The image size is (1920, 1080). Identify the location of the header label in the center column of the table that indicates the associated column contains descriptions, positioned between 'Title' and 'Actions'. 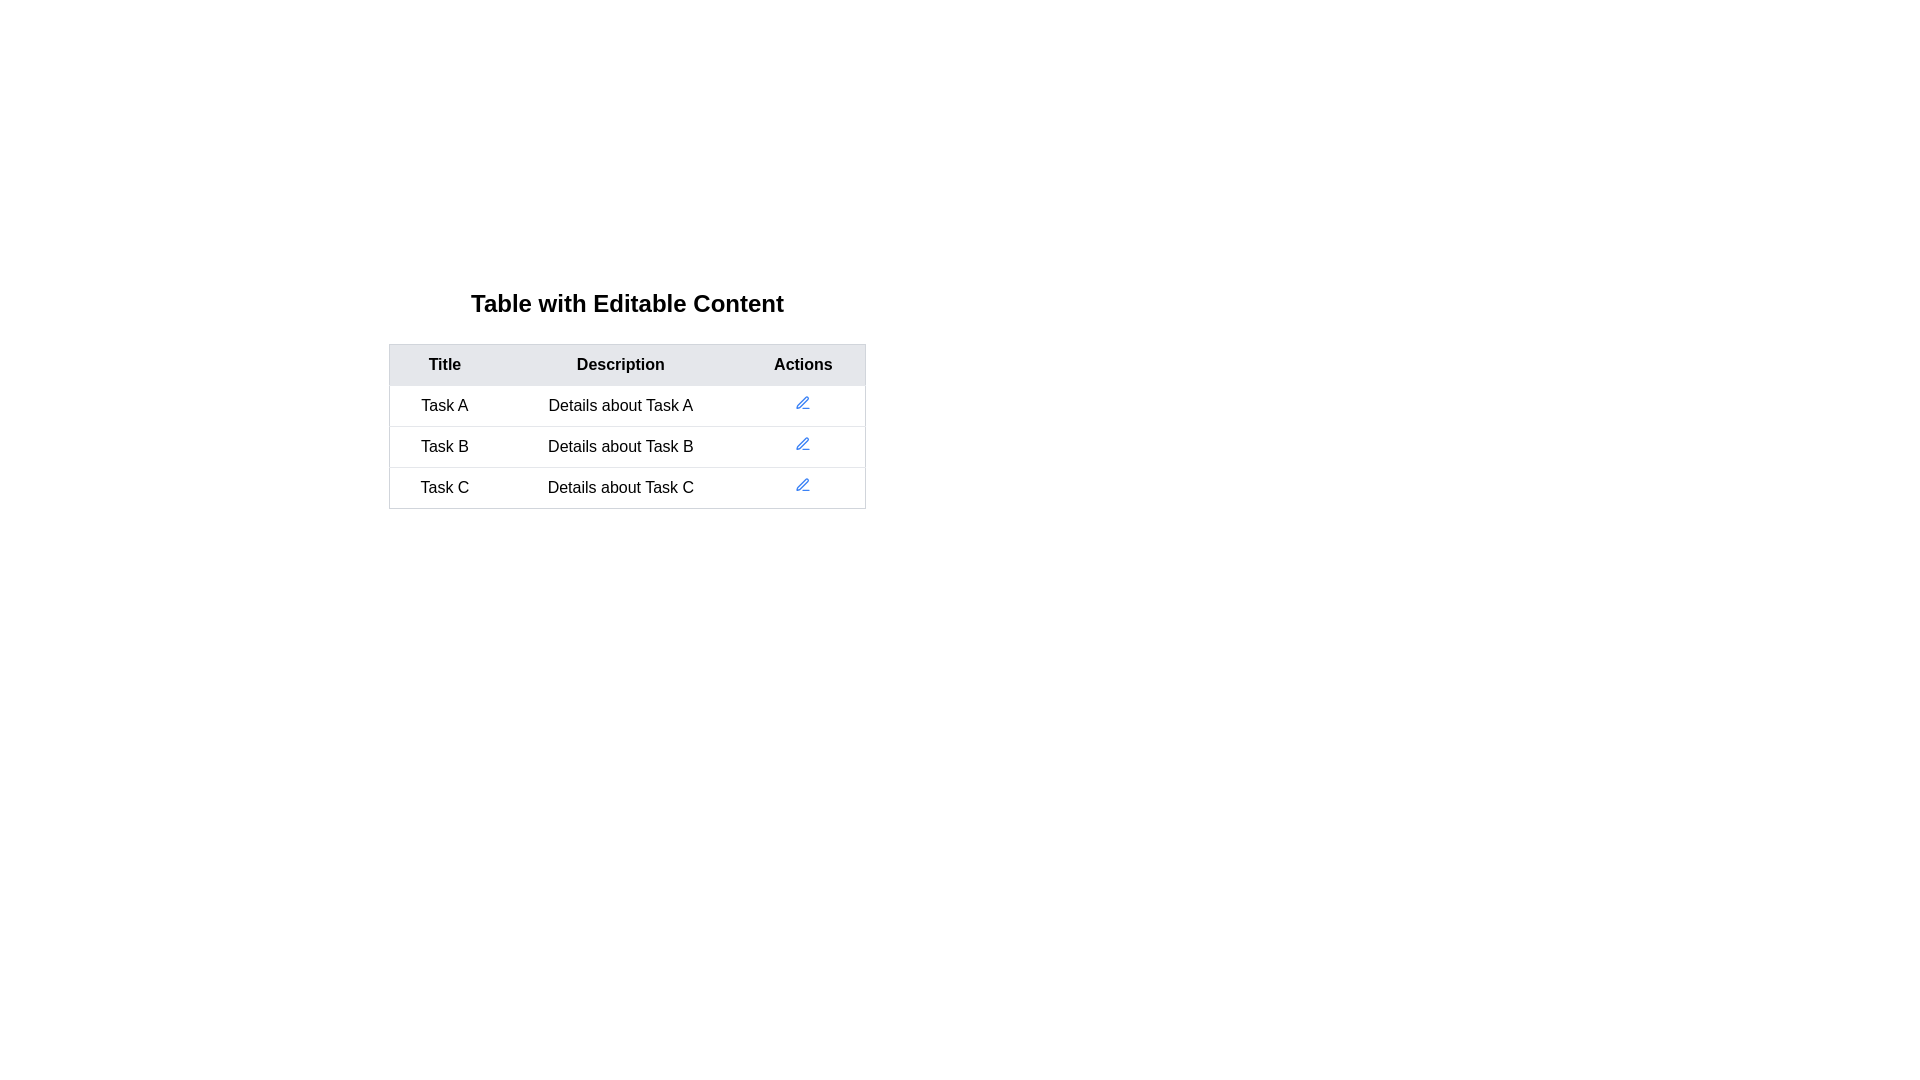
(619, 365).